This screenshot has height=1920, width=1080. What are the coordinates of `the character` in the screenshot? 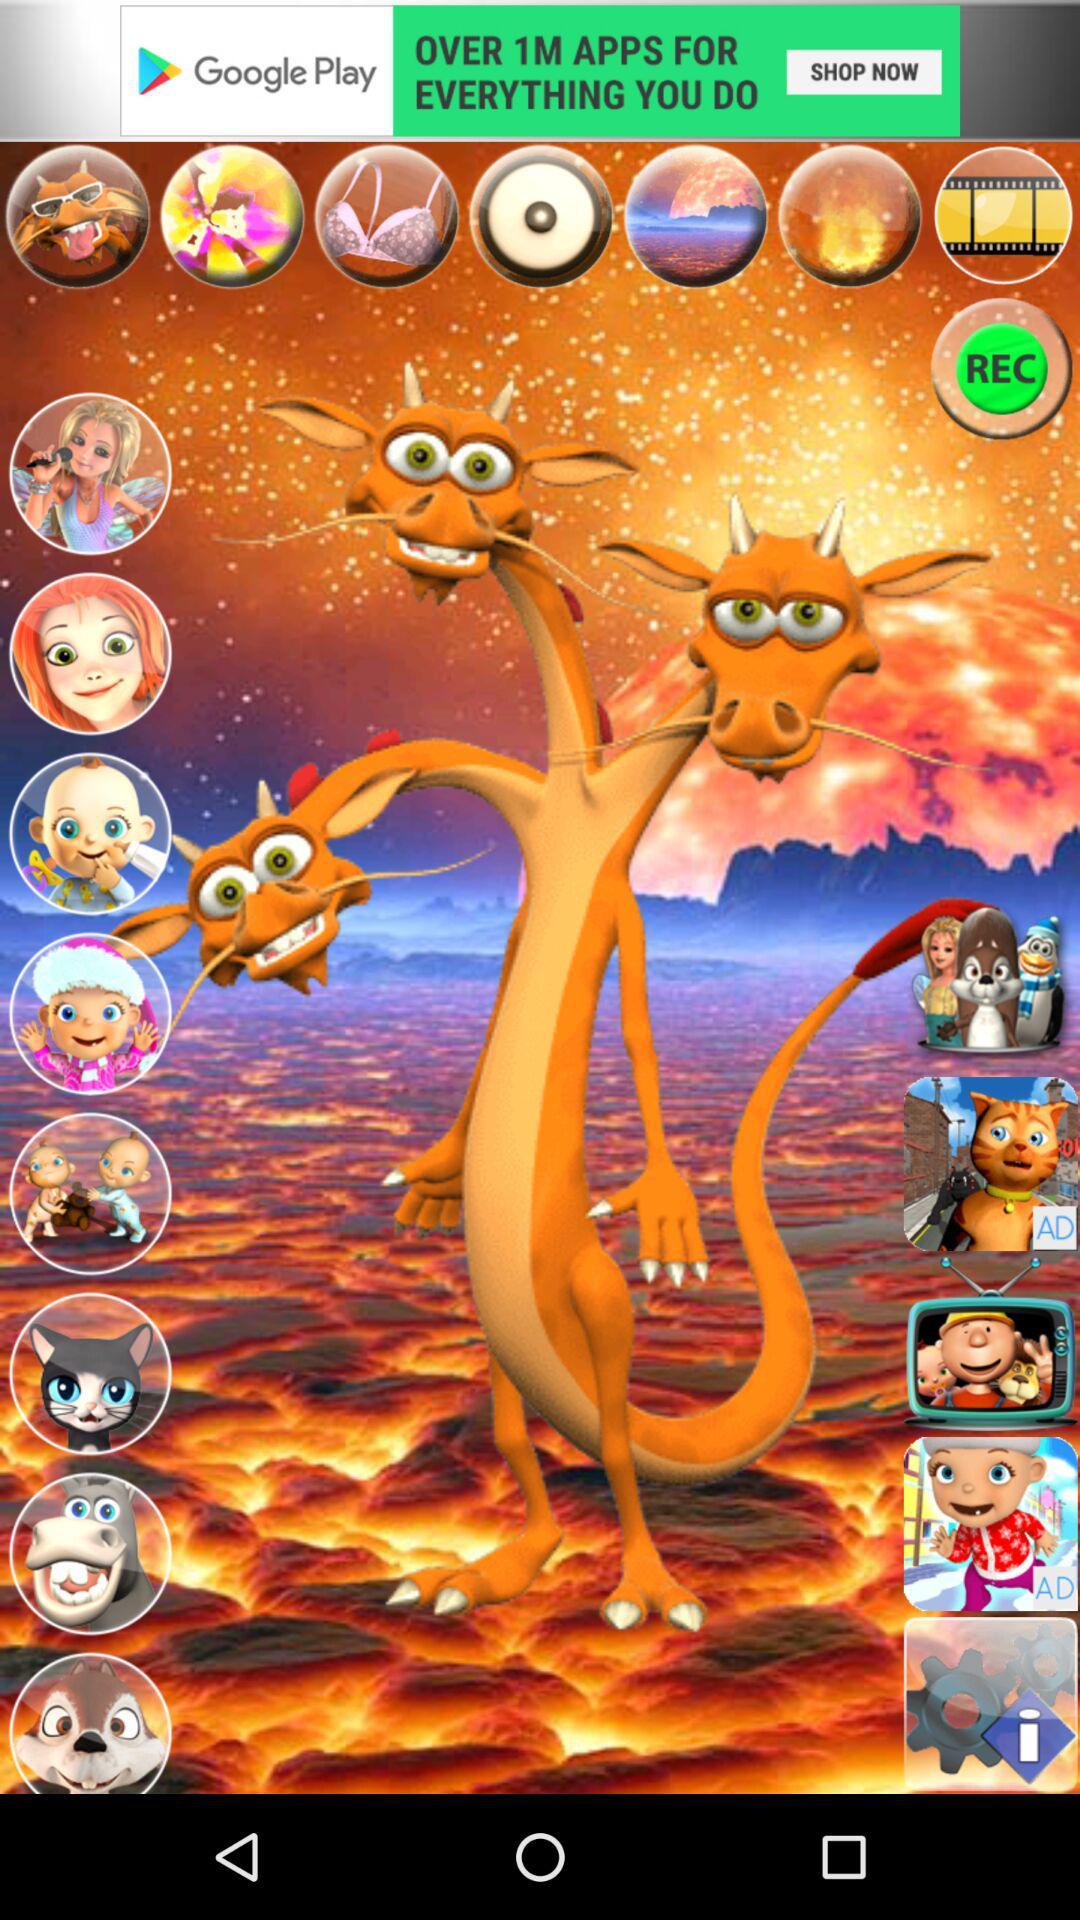 It's located at (88, 1553).